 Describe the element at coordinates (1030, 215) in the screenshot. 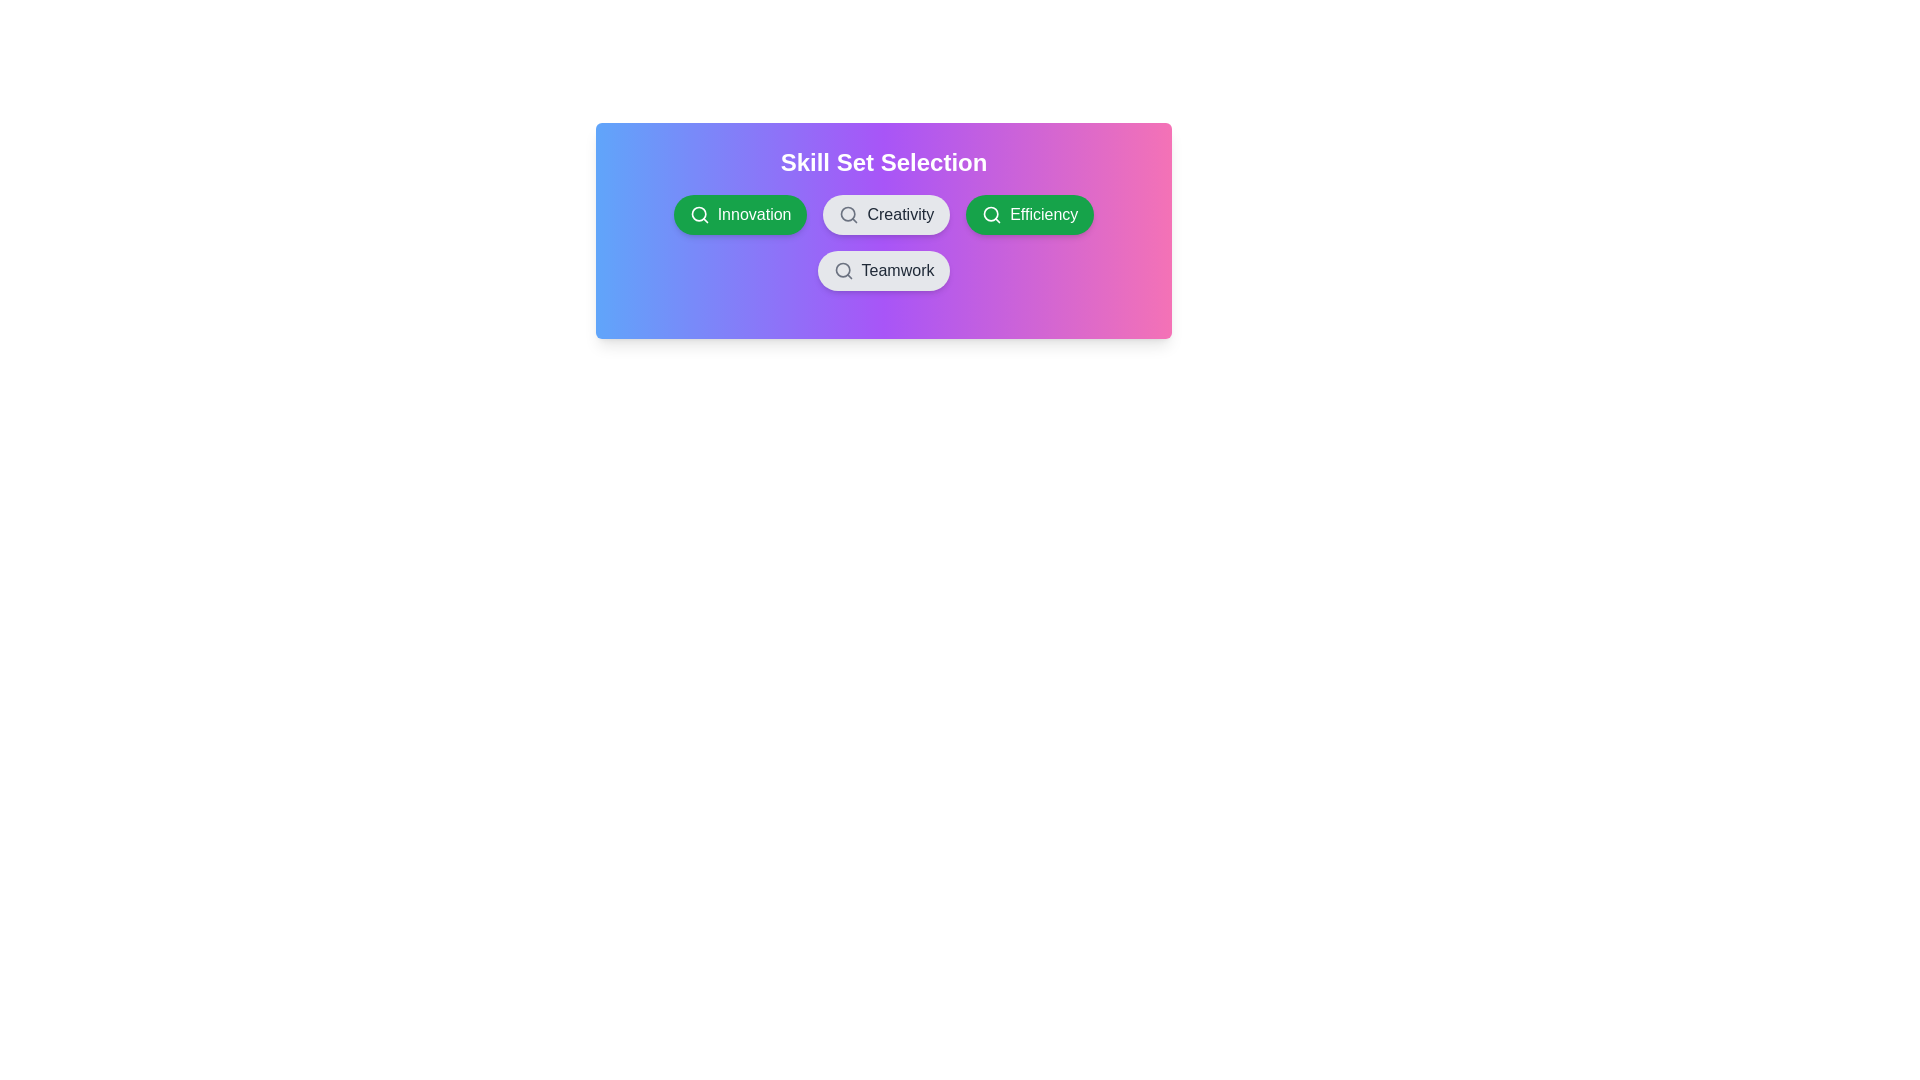

I see `the chip labeled Efficiency` at that location.